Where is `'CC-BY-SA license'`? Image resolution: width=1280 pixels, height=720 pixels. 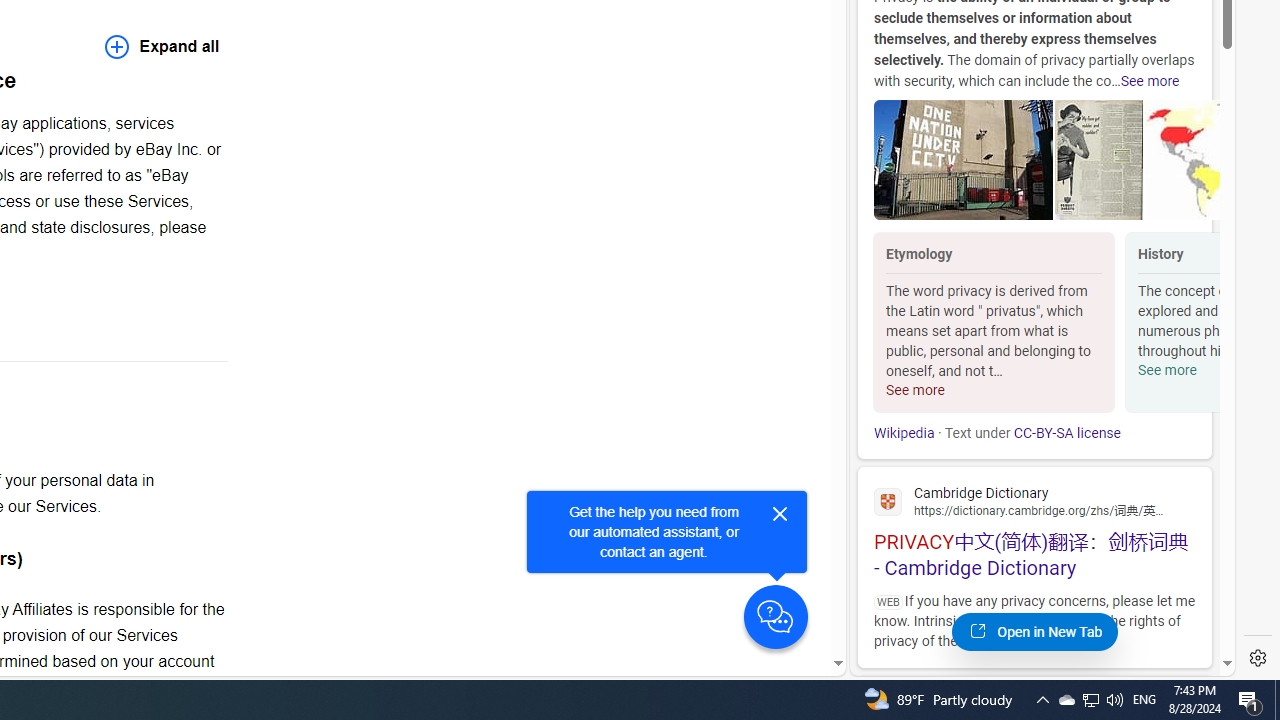
'CC-BY-SA license' is located at coordinates (1065, 432).